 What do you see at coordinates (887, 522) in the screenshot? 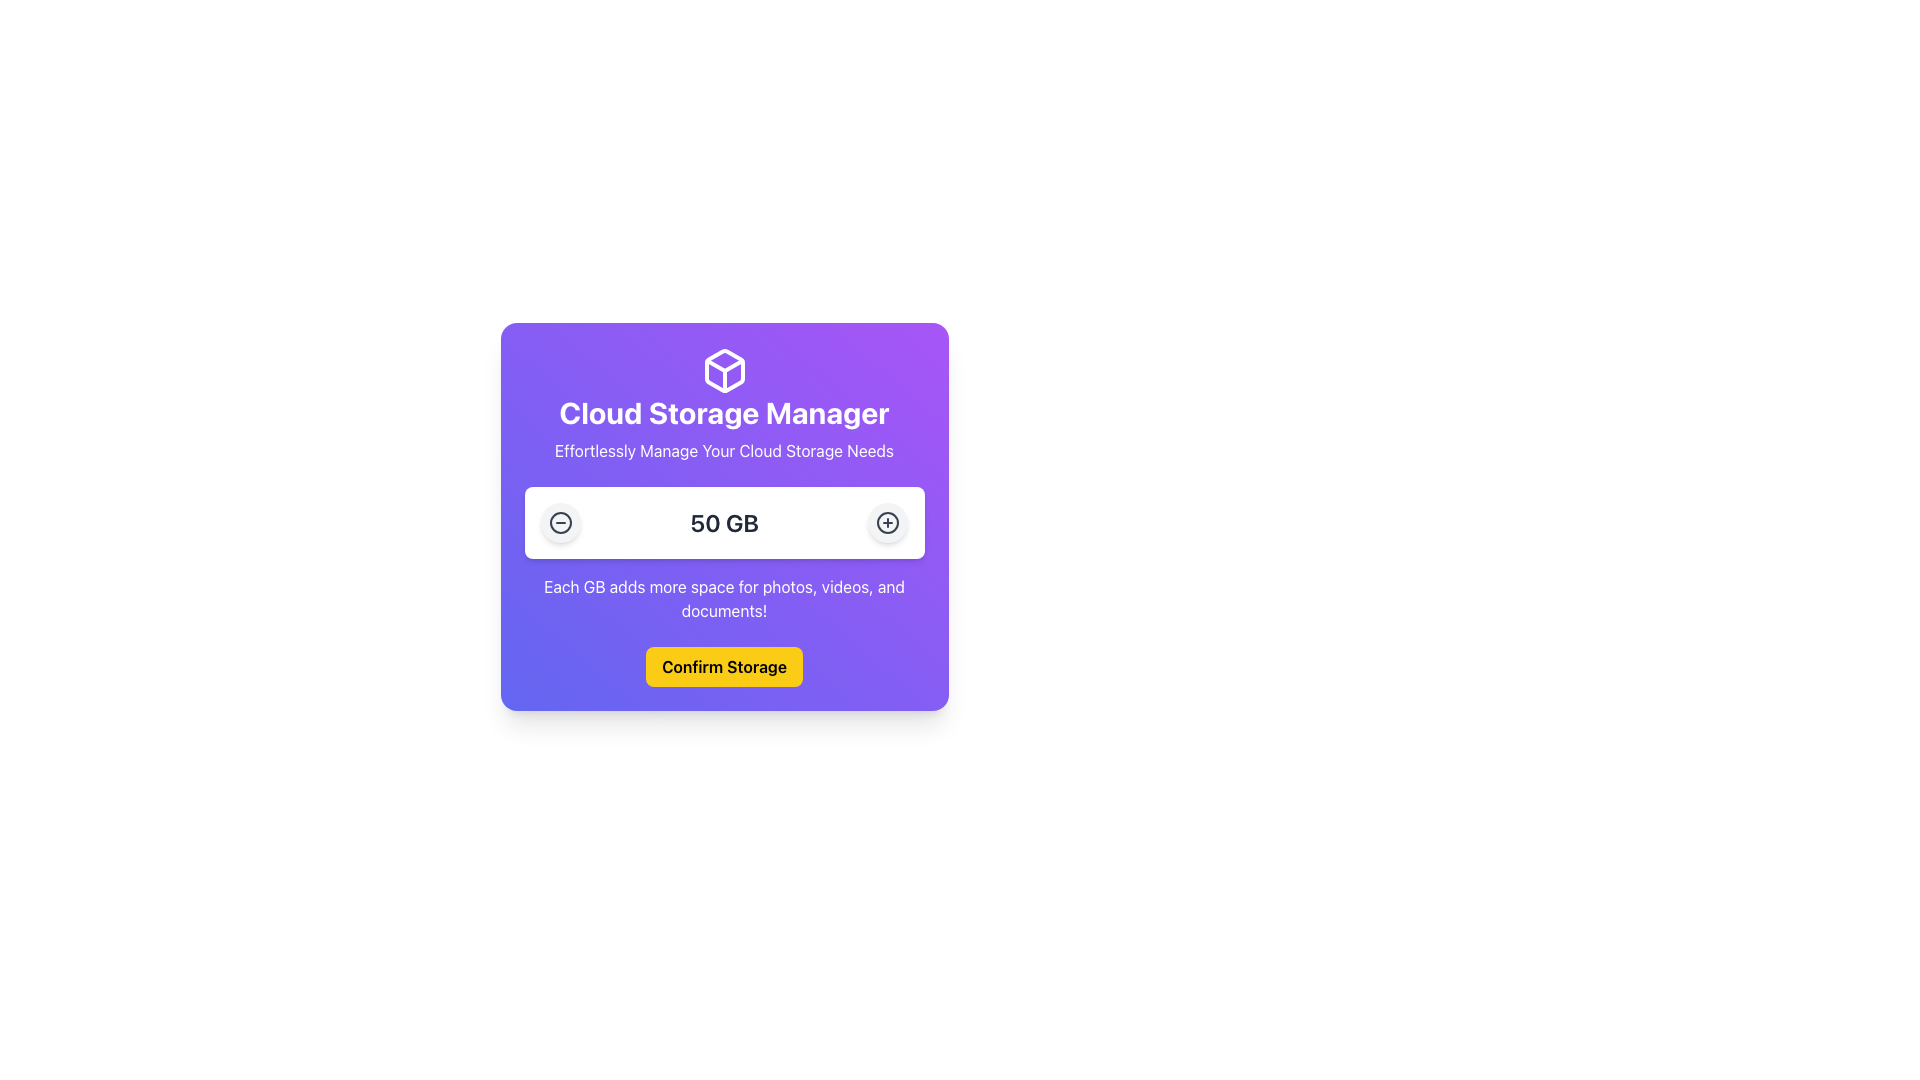
I see `the increase cloud storage button located on the far right side of the layout next to the 50 GB text` at bounding box center [887, 522].